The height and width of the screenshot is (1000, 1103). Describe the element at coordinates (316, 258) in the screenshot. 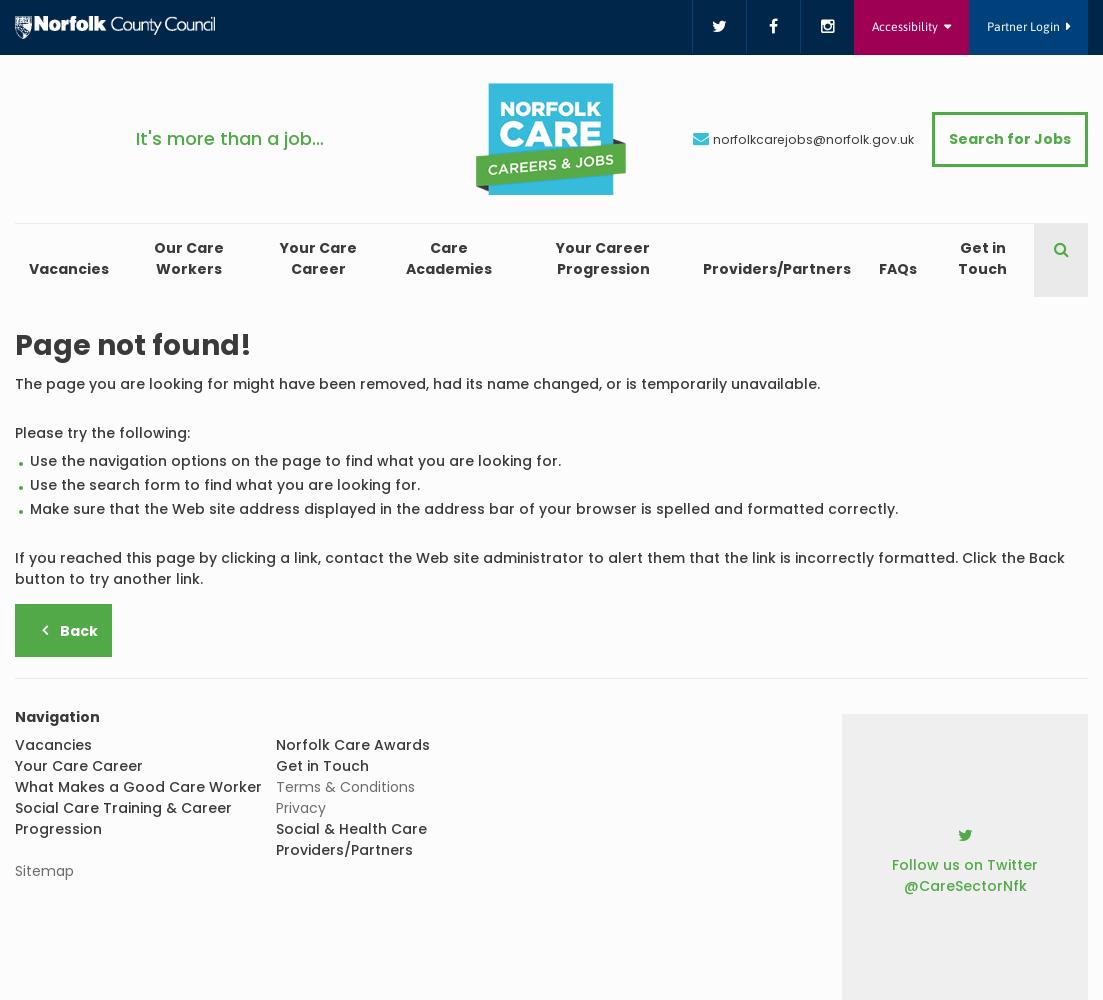

I see `'Your Care Career'` at that location.